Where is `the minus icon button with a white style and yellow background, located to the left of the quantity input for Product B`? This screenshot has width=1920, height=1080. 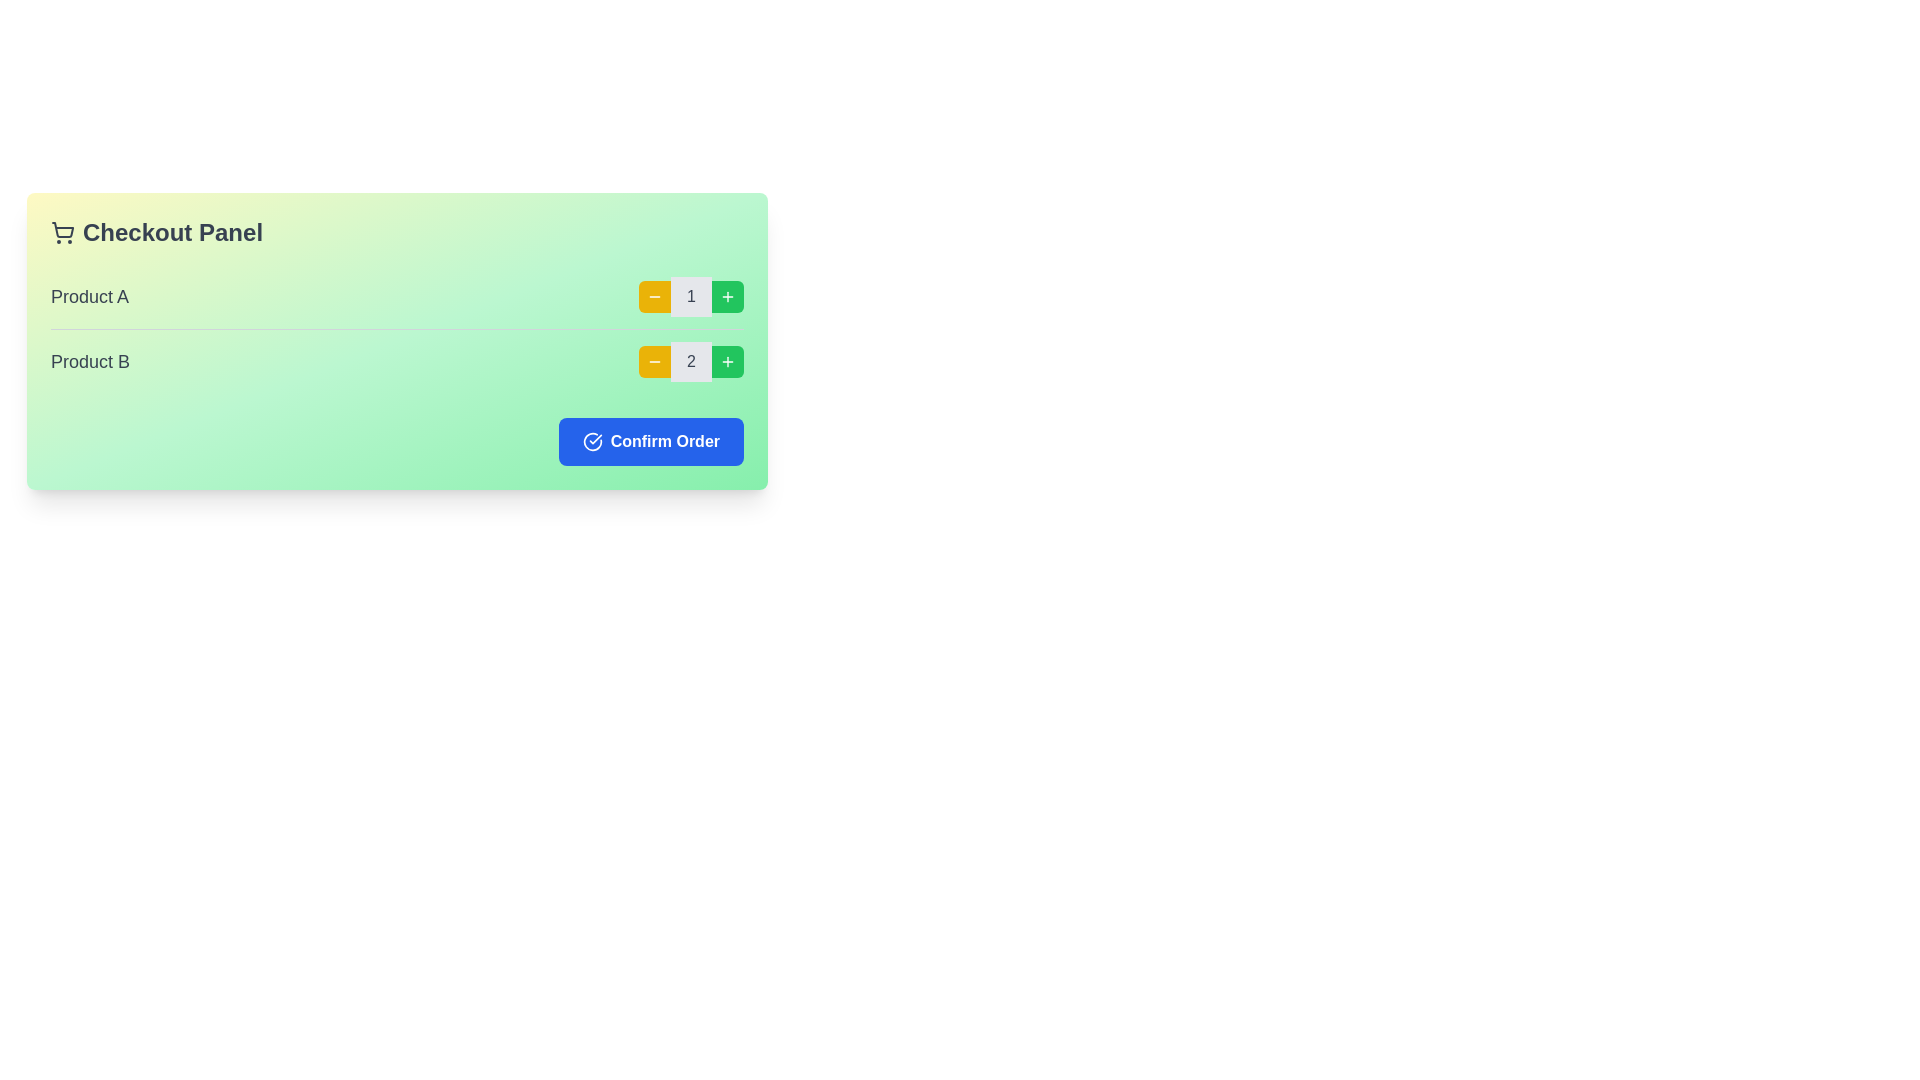 the minus icon button with a white style and yellow background, located to the left of the quantity input for Product B is located at coordinates (655, 362).